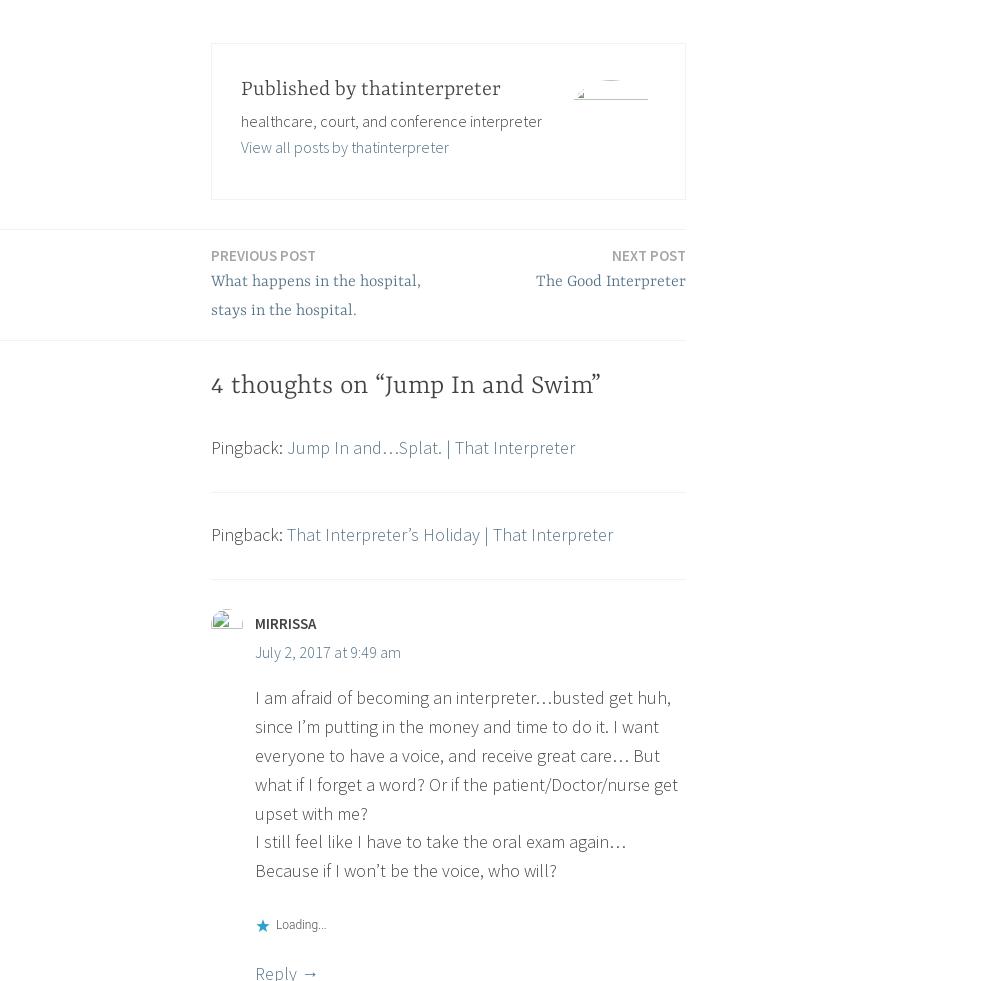  What do you see at coordinates (285, 622) in the screenshot?
I see `'Mirrissa'` at bounding box center [285, 622].